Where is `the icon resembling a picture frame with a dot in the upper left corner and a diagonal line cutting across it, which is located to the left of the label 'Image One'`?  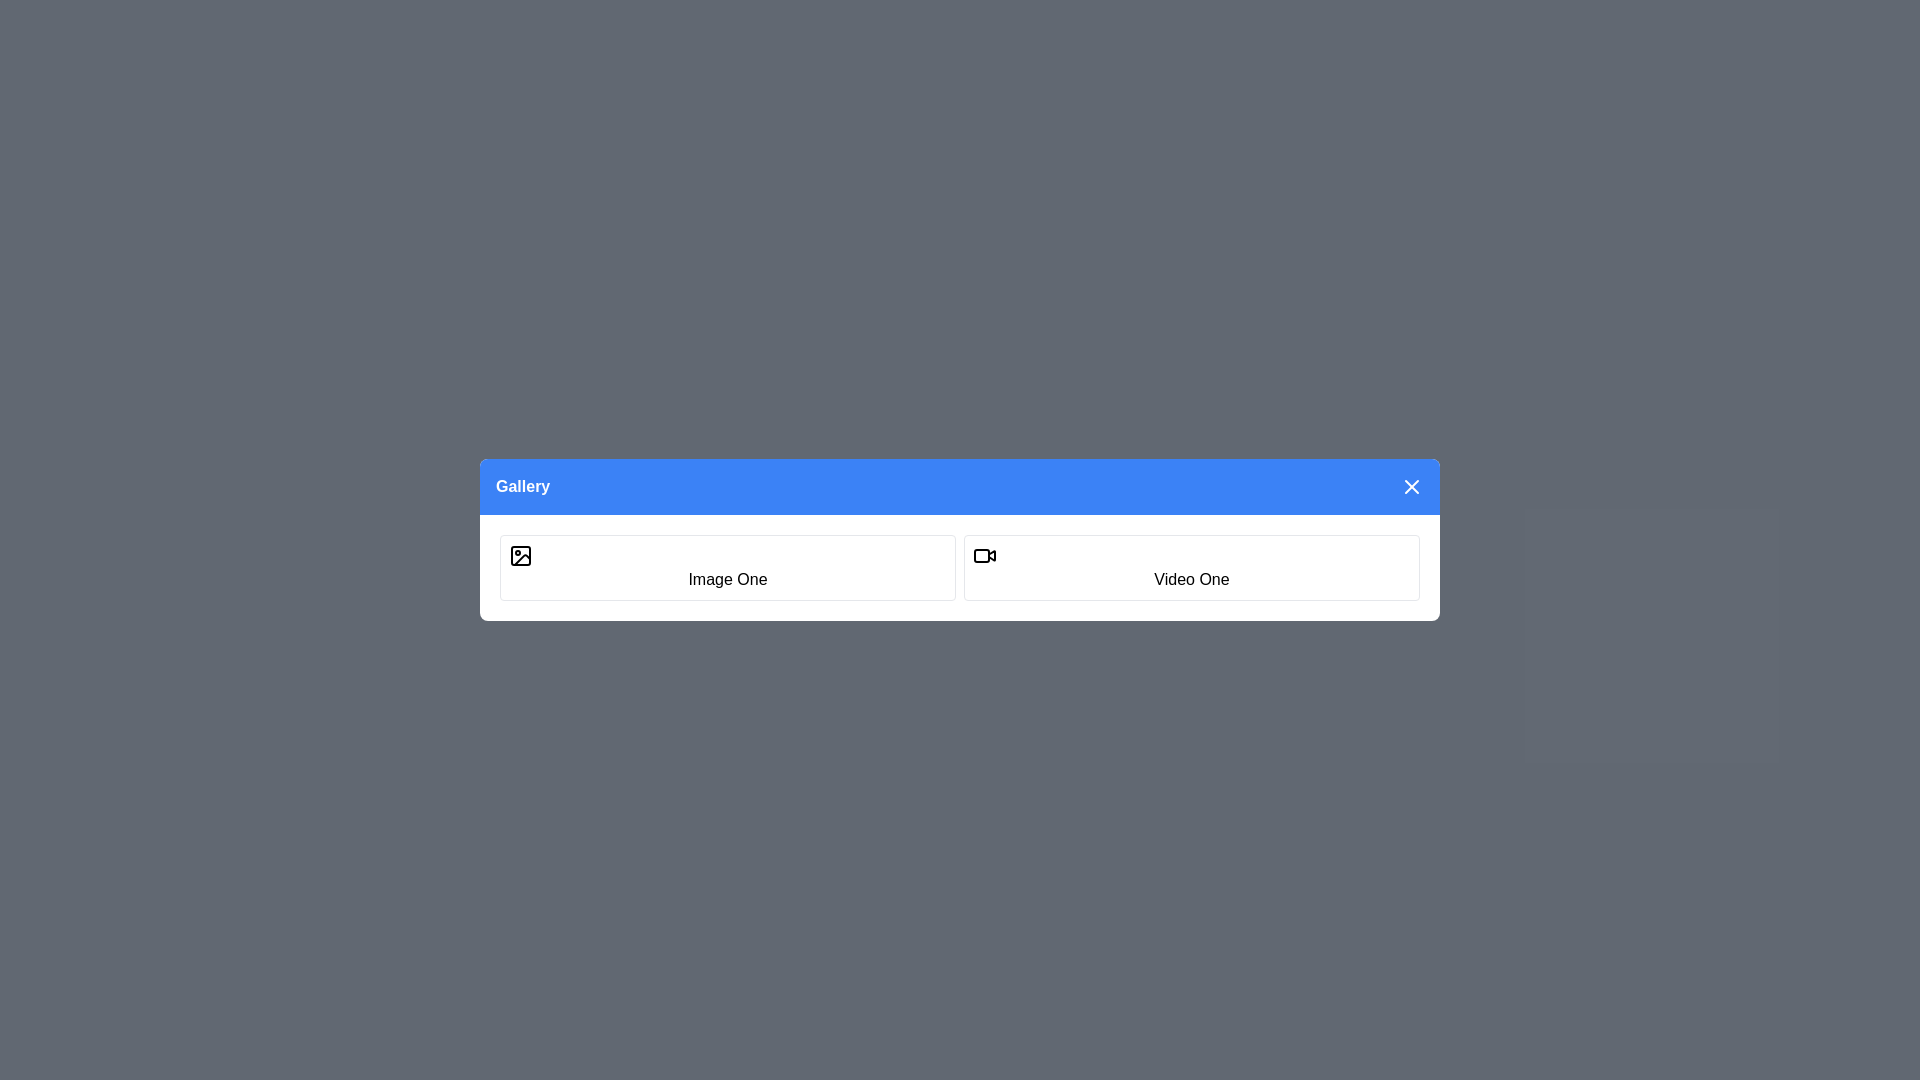
the icon resembling a picture frame with a dot in the upper left corner and a diagonal line cutting across it, which is located to the left of the label 'Image One' is located at coordinates (521, 555).